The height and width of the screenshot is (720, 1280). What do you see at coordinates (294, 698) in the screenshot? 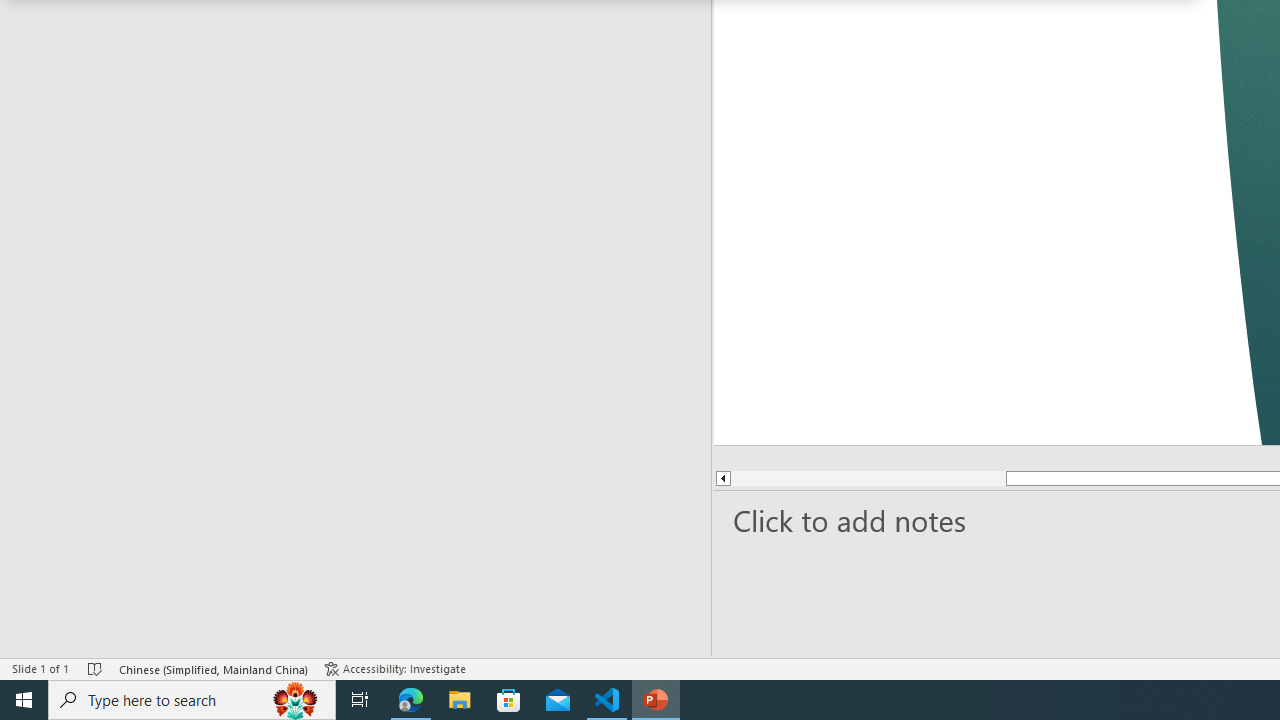
I see `'Search highlights icon opens search home window'` at bounding box center [294, 698].